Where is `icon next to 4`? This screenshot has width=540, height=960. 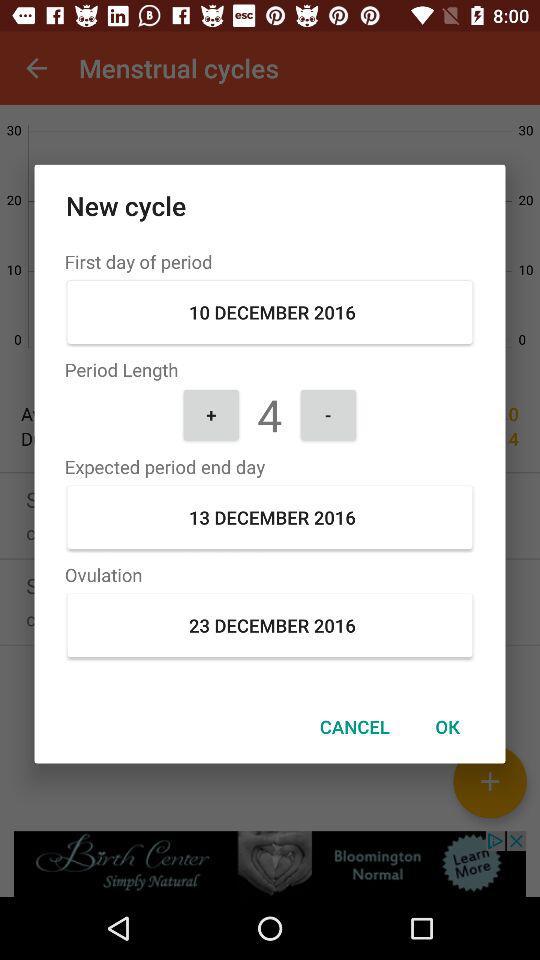 icon next to 4 is located at coordinates (328, 413).